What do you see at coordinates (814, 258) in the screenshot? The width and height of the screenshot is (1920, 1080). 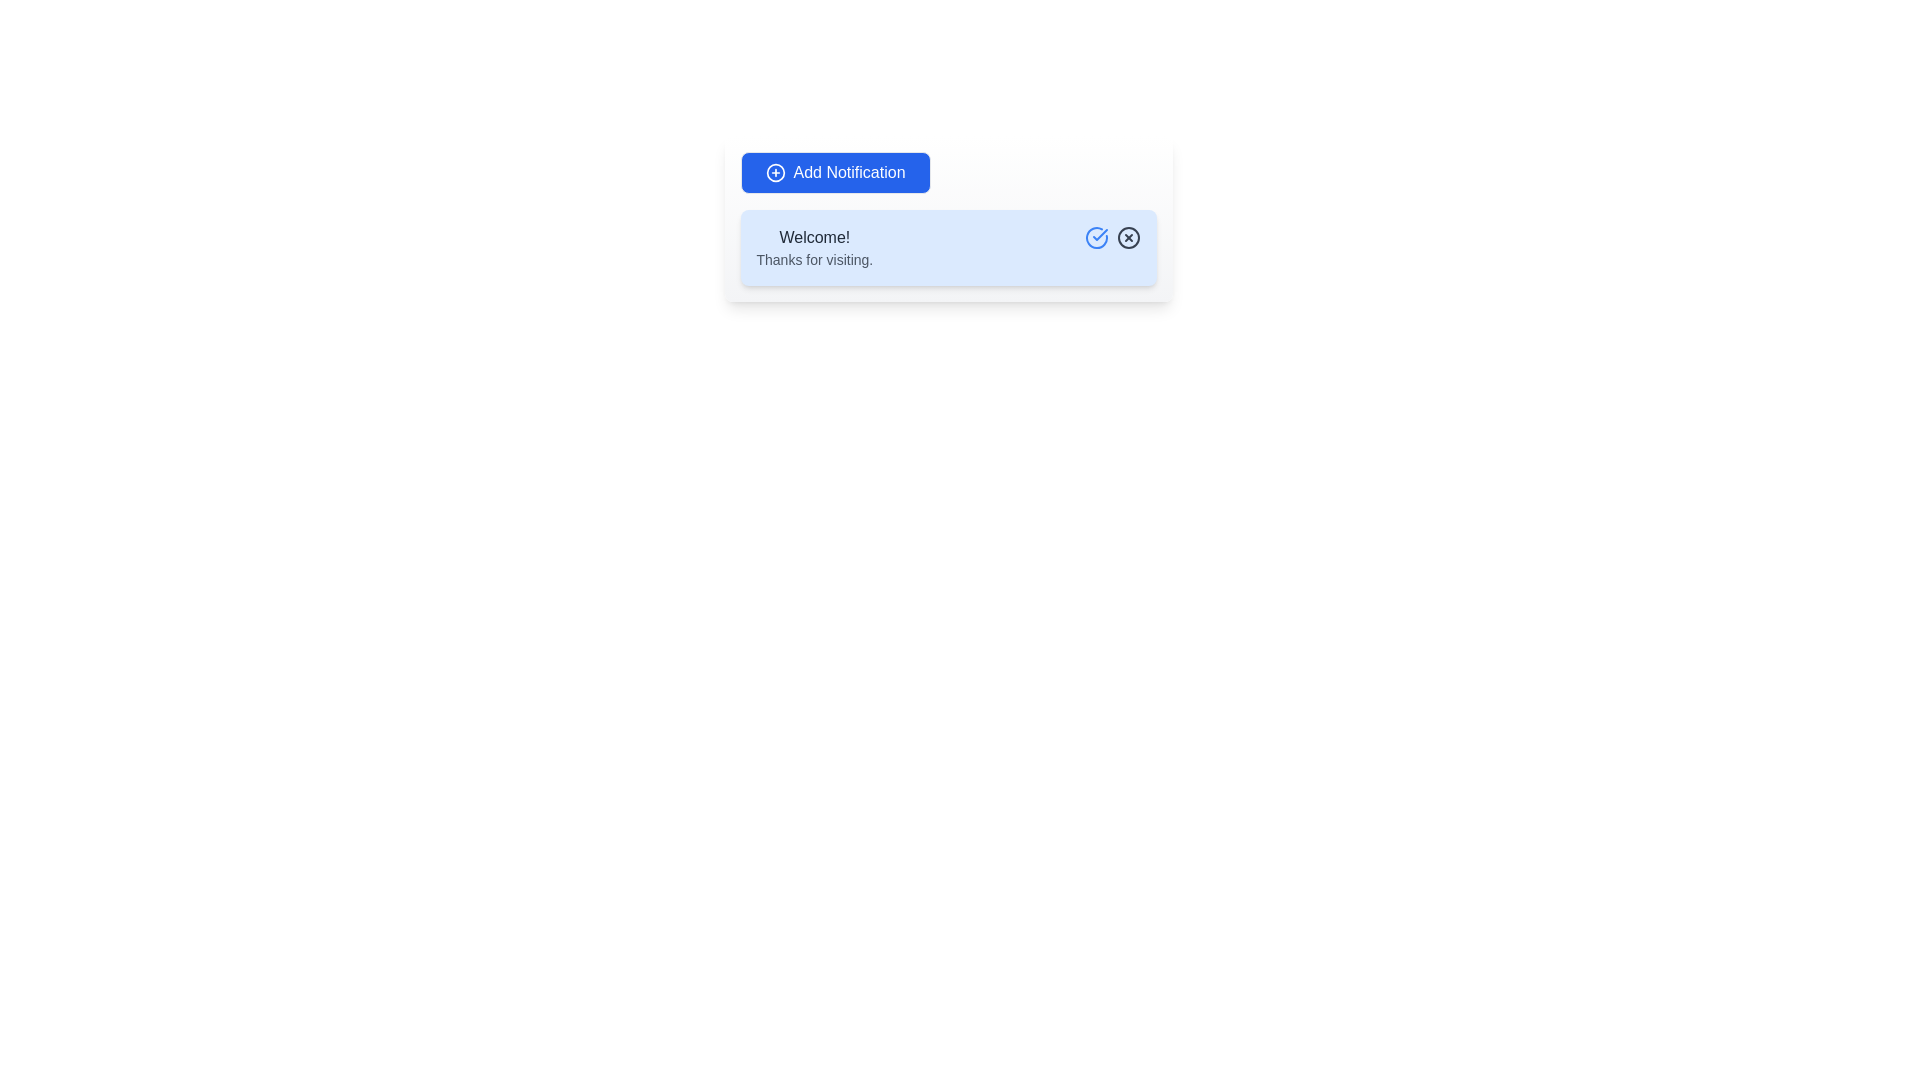 I see `the text element displaying 'Thanks for visiting.' which is styled in a small font and light gray color, located directly below 'Welcome!' within the interface` at bounding box center [814, 258].